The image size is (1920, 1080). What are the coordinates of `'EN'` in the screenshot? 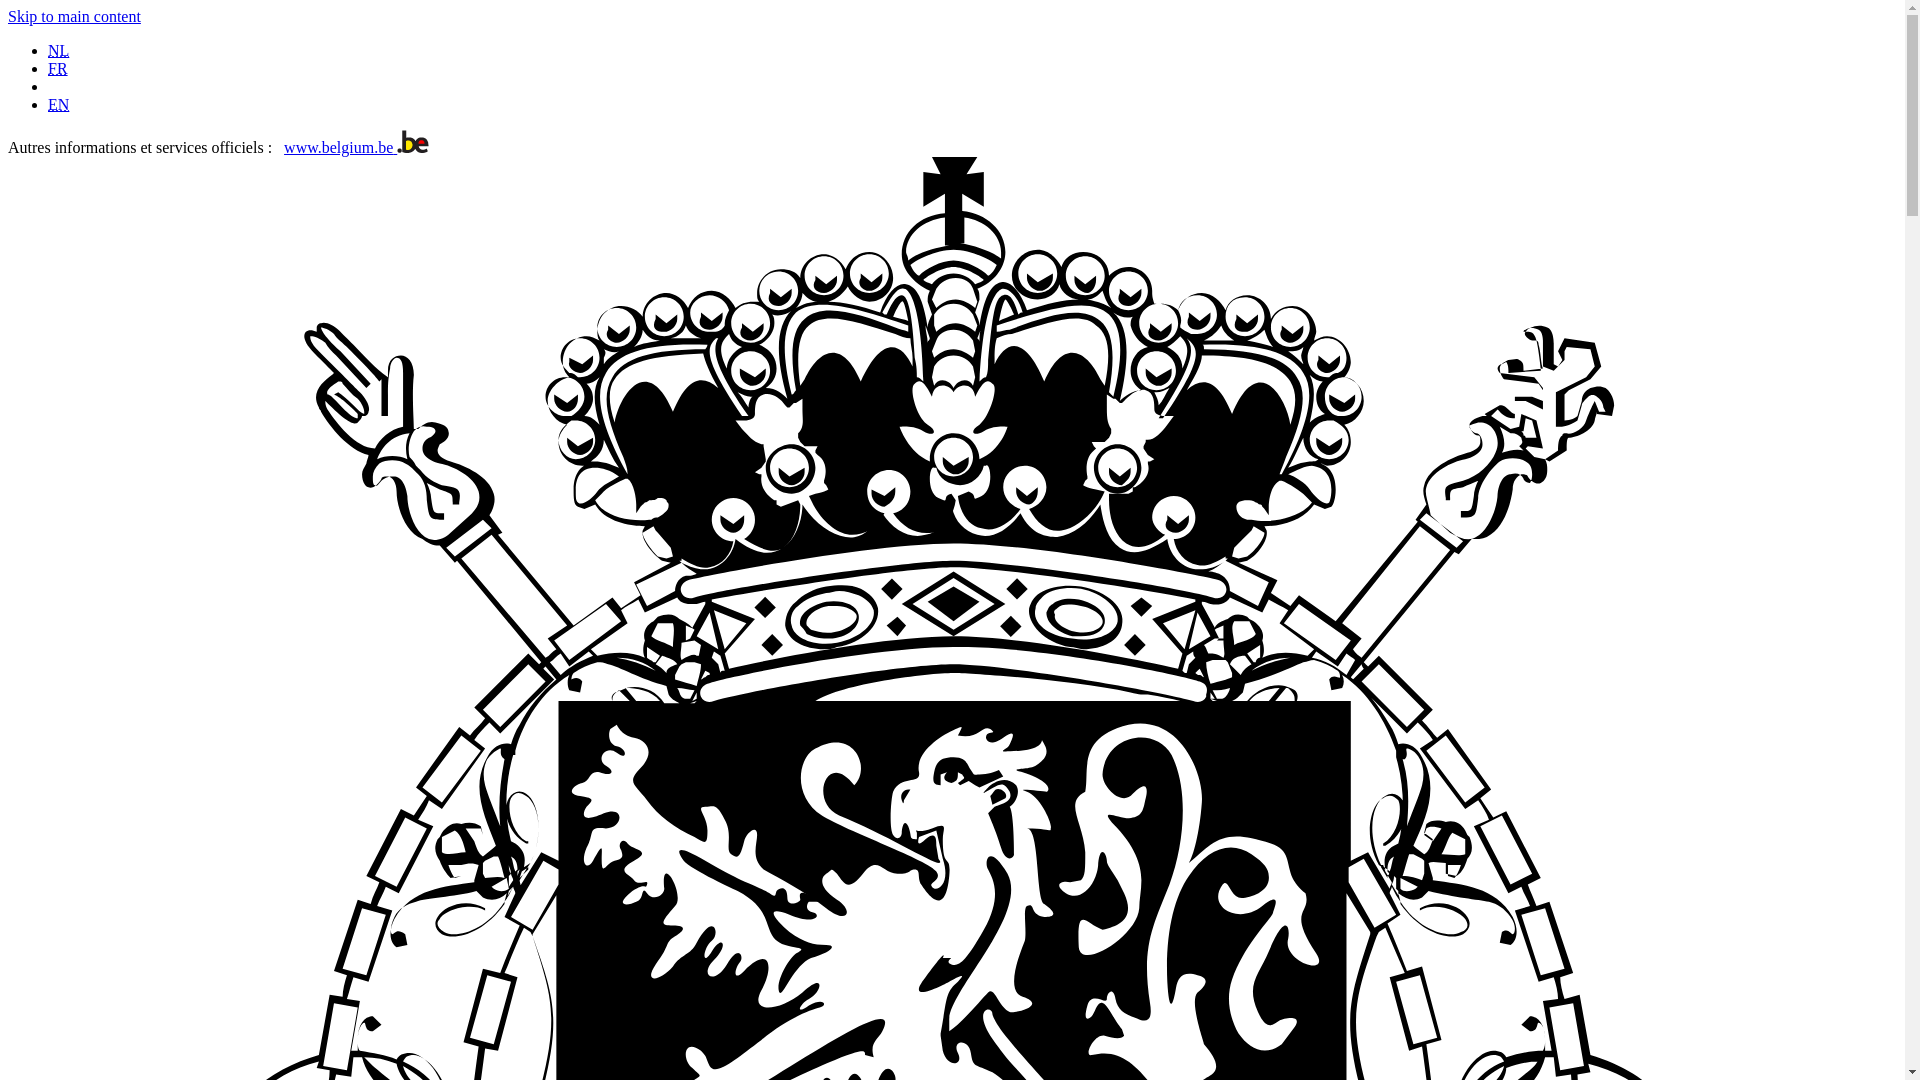 It's located at (58, 104).